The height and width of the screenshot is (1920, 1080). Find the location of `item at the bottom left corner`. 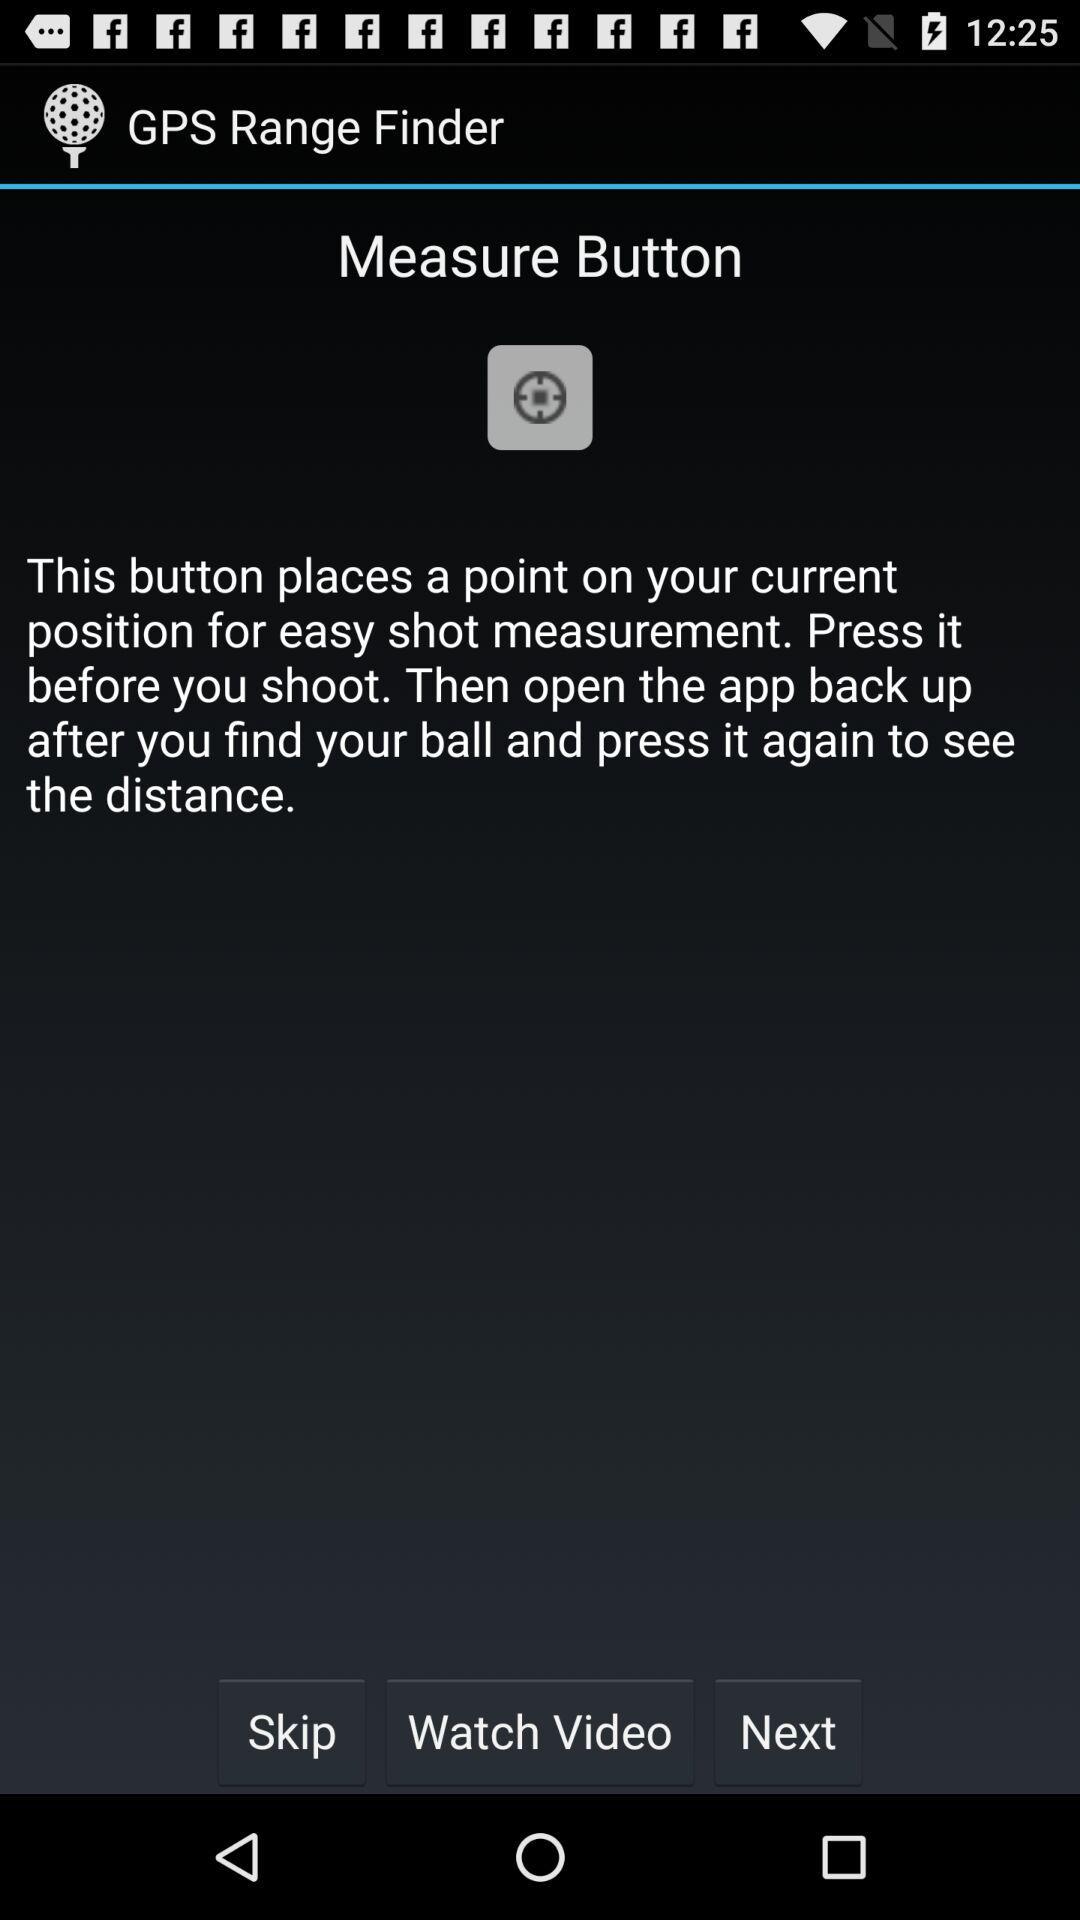

item at the bottom left corner is located at coordinates (291, 1730).